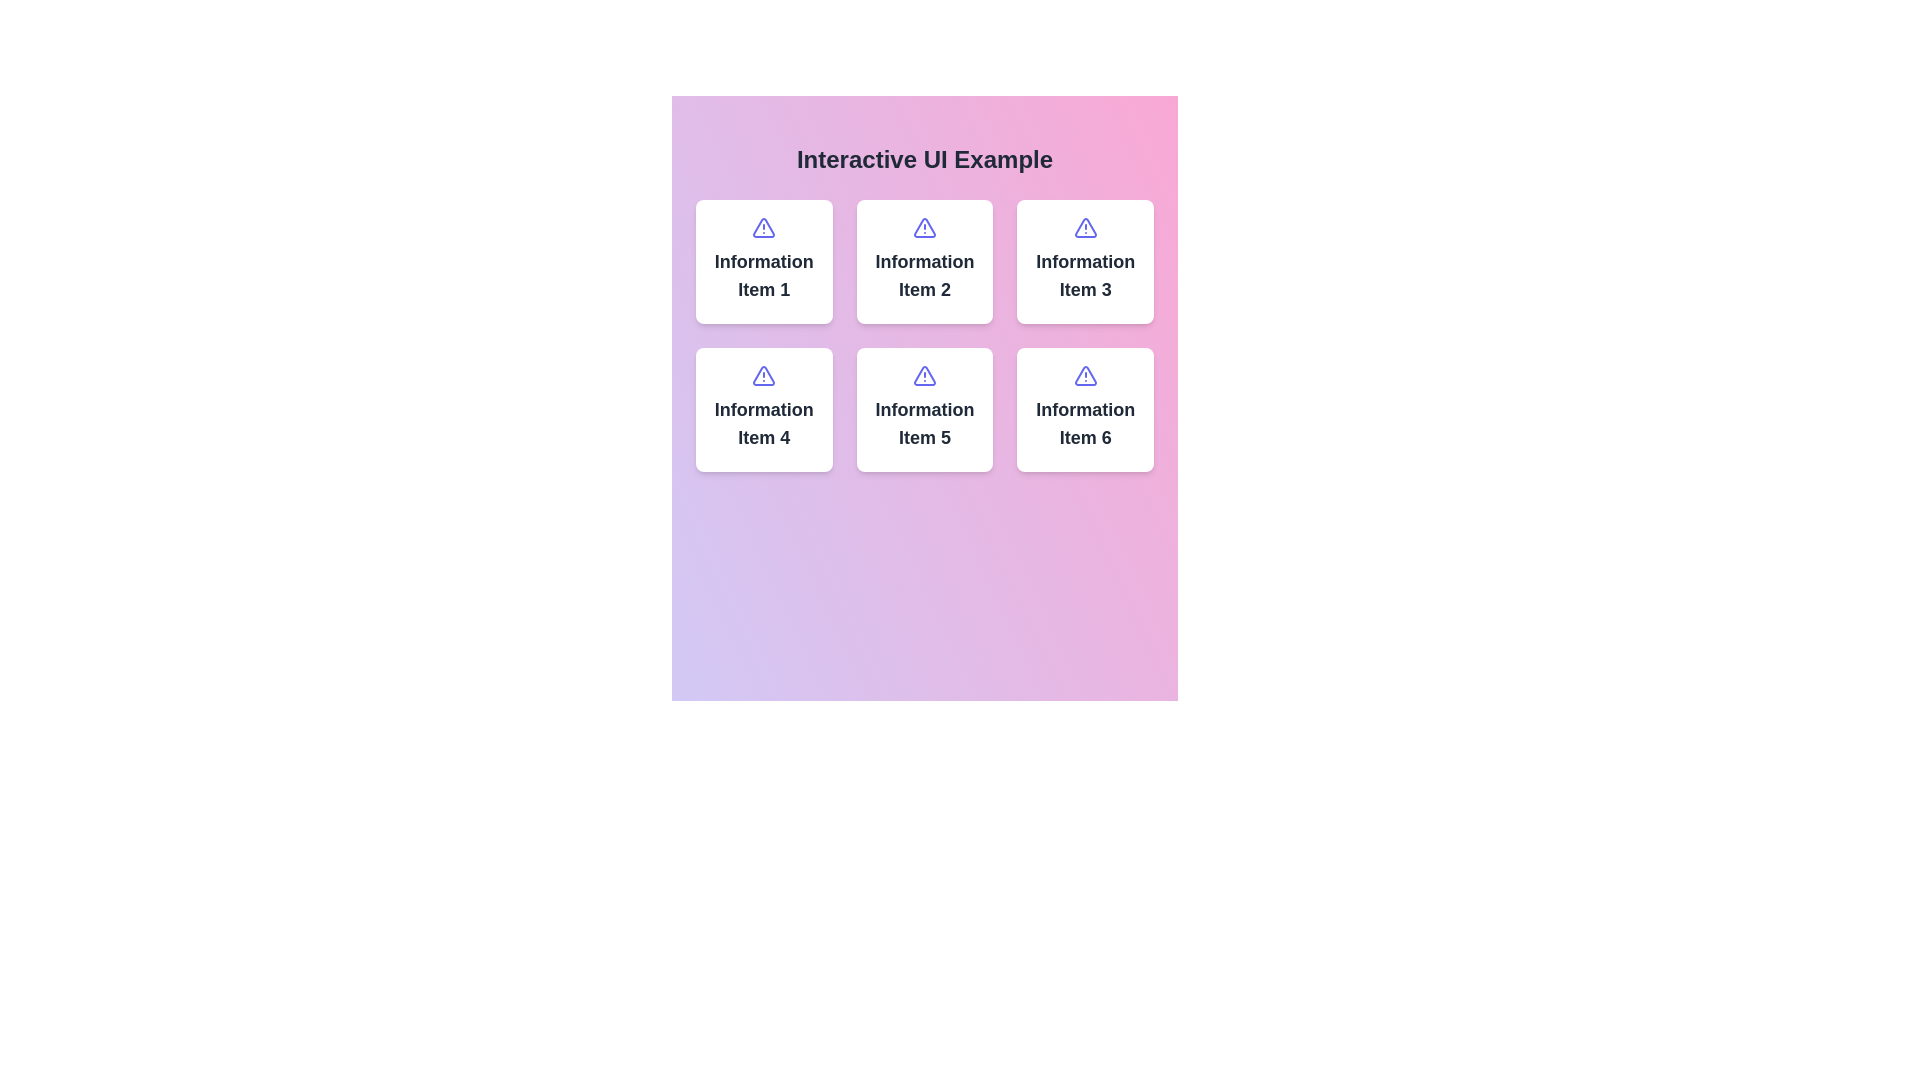 The height and width of the screenshot is (1080, 1920). Describe the element at coordinates (1084, 375) in the screenshot. I see `the warning or alert icon located in the header area of the sixth card in a 2x3 grid` at that location.